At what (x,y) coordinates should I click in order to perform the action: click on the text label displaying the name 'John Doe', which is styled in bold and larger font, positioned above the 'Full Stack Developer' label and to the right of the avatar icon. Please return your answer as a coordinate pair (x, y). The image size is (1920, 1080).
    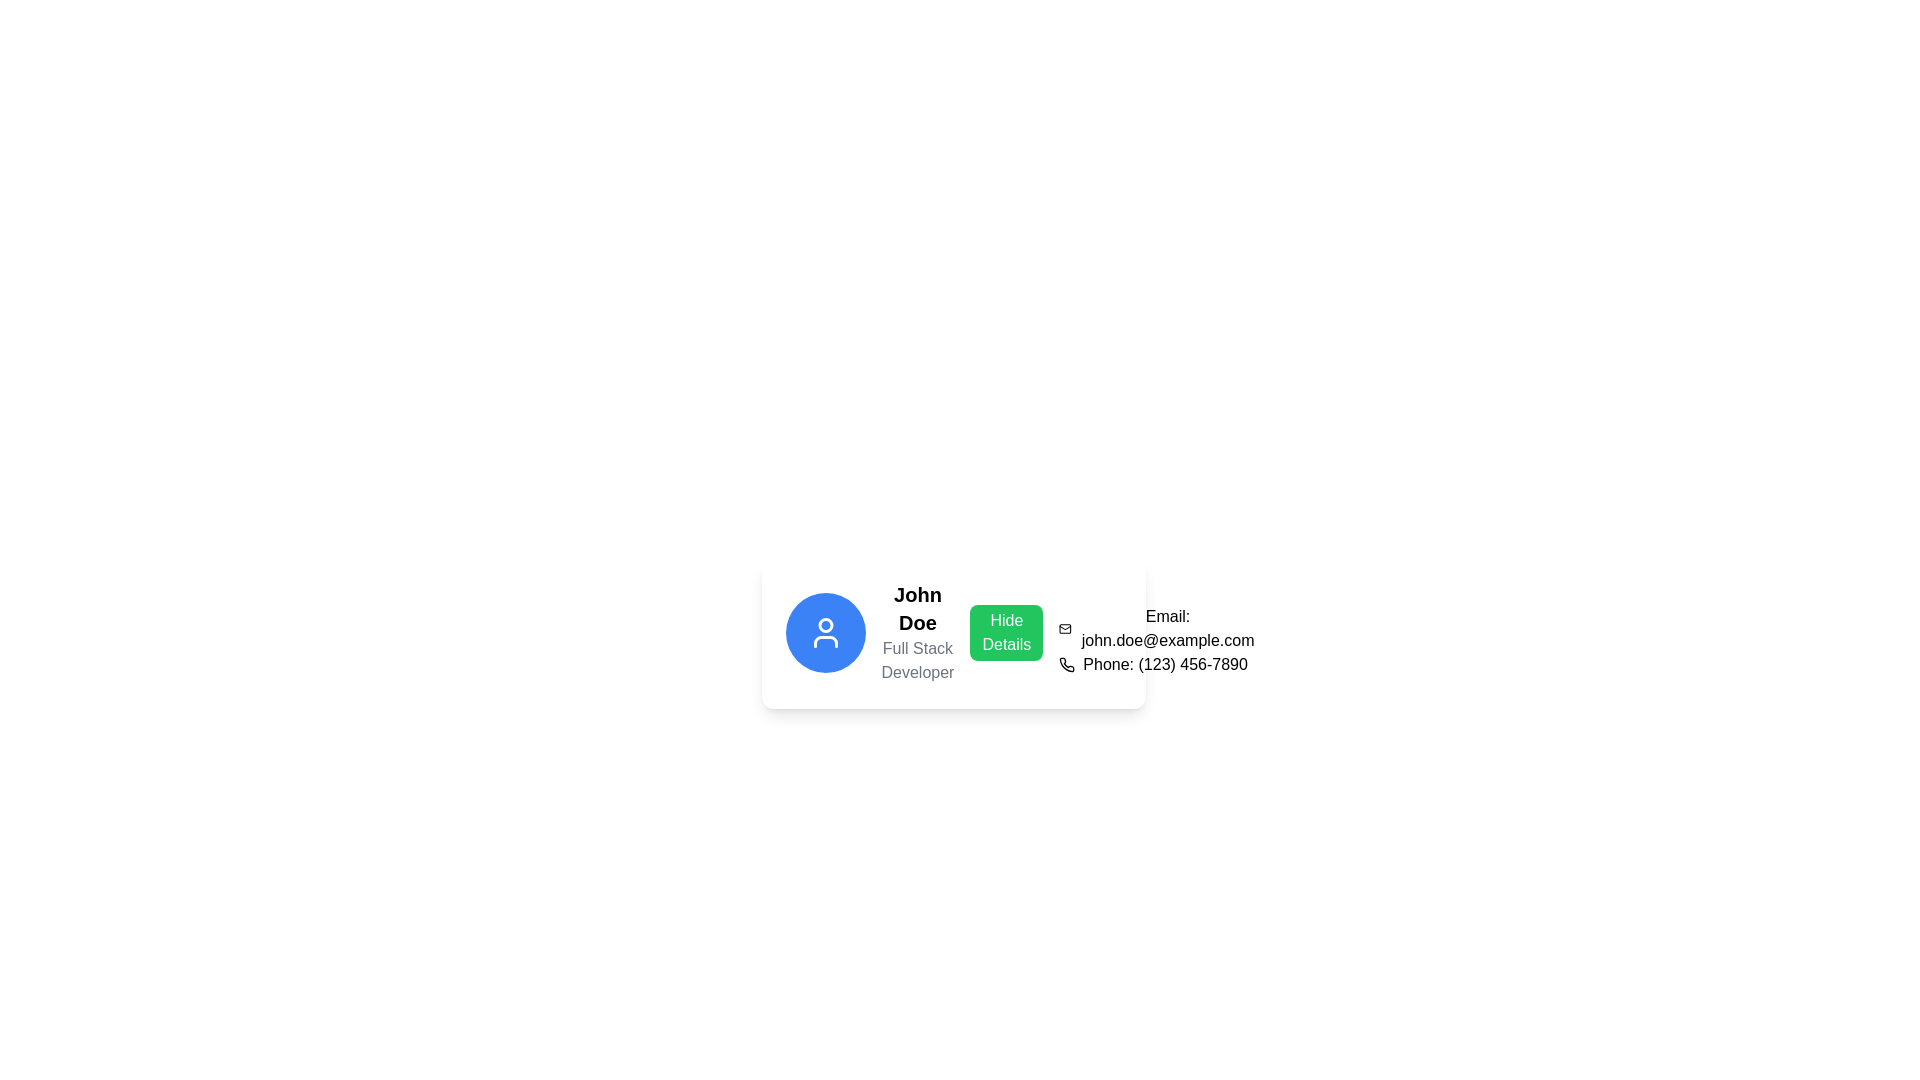
    Looking at the image, I should click on (916, 608).